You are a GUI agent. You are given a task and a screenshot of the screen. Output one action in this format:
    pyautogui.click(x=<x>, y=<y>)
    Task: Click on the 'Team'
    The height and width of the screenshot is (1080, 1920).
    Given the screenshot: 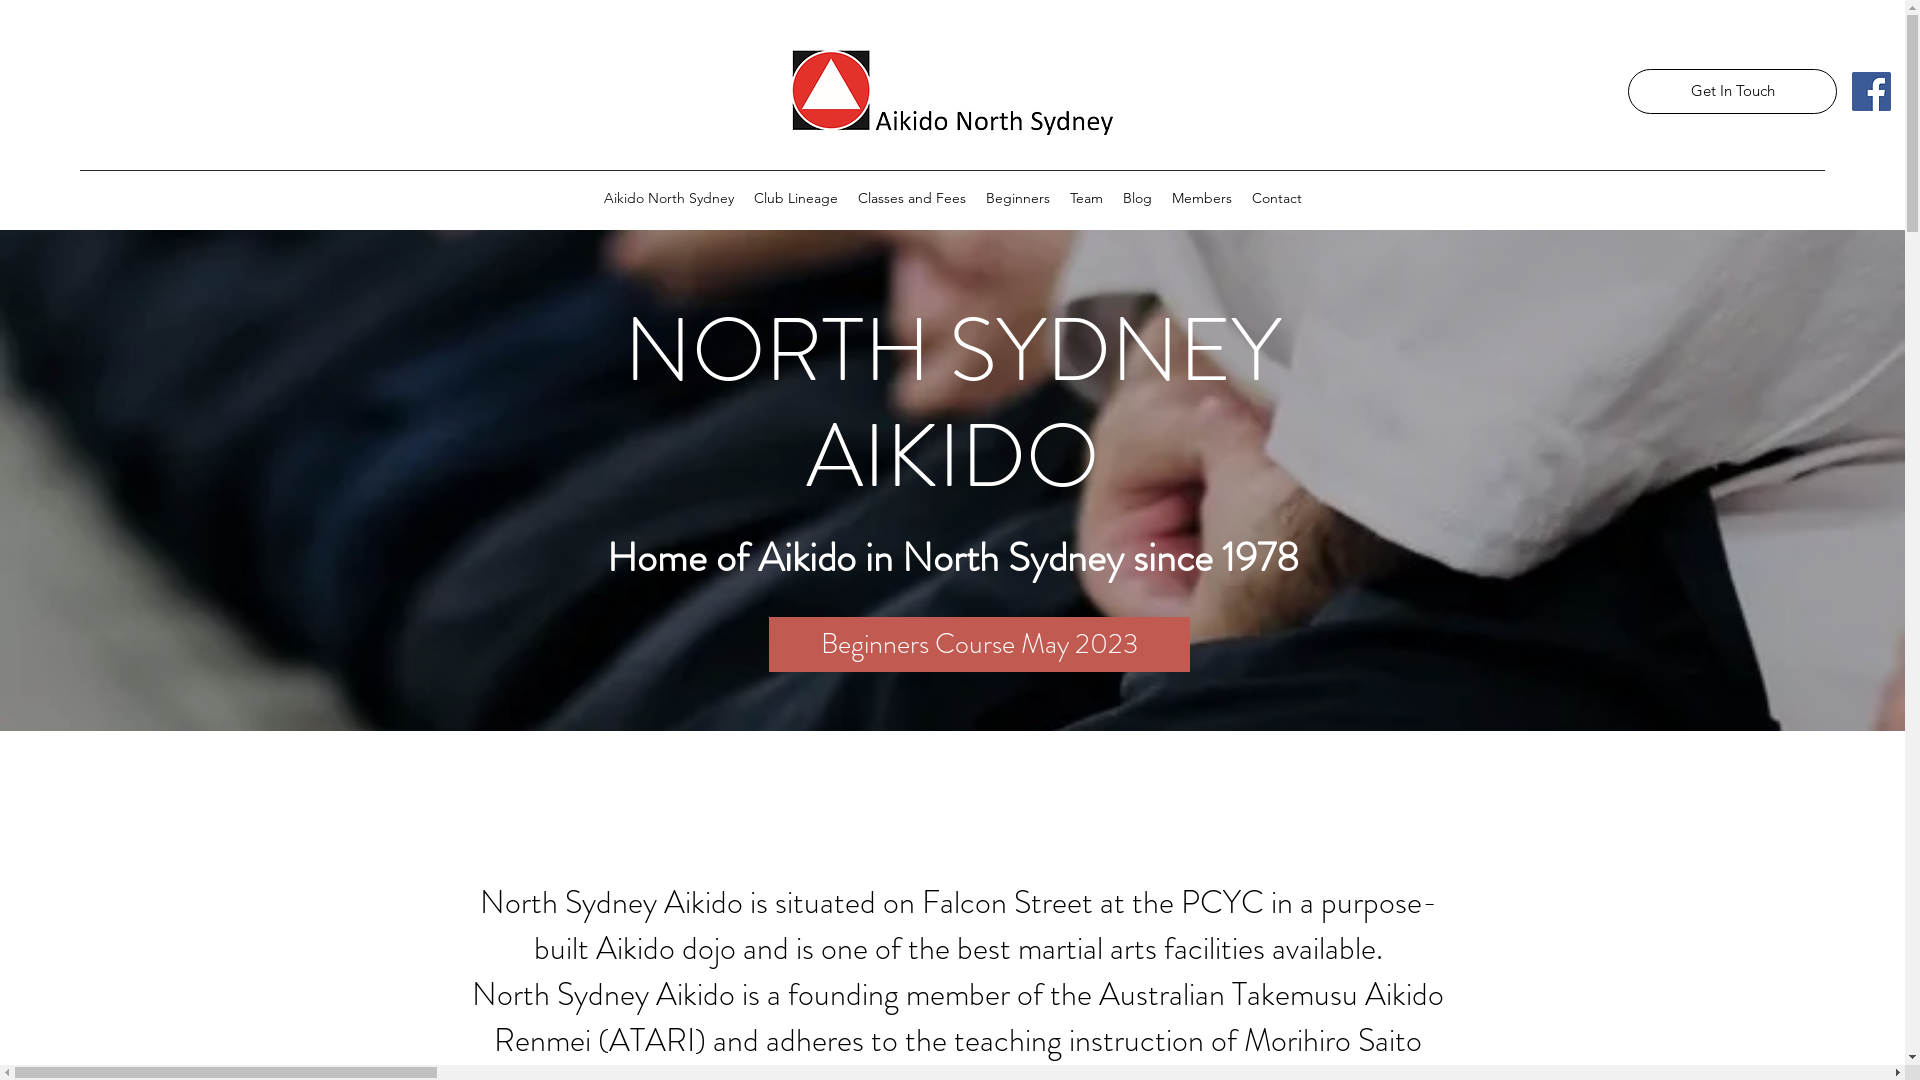 What is the action you would take?
    pyautogui.click(x=1085, y=198)
    